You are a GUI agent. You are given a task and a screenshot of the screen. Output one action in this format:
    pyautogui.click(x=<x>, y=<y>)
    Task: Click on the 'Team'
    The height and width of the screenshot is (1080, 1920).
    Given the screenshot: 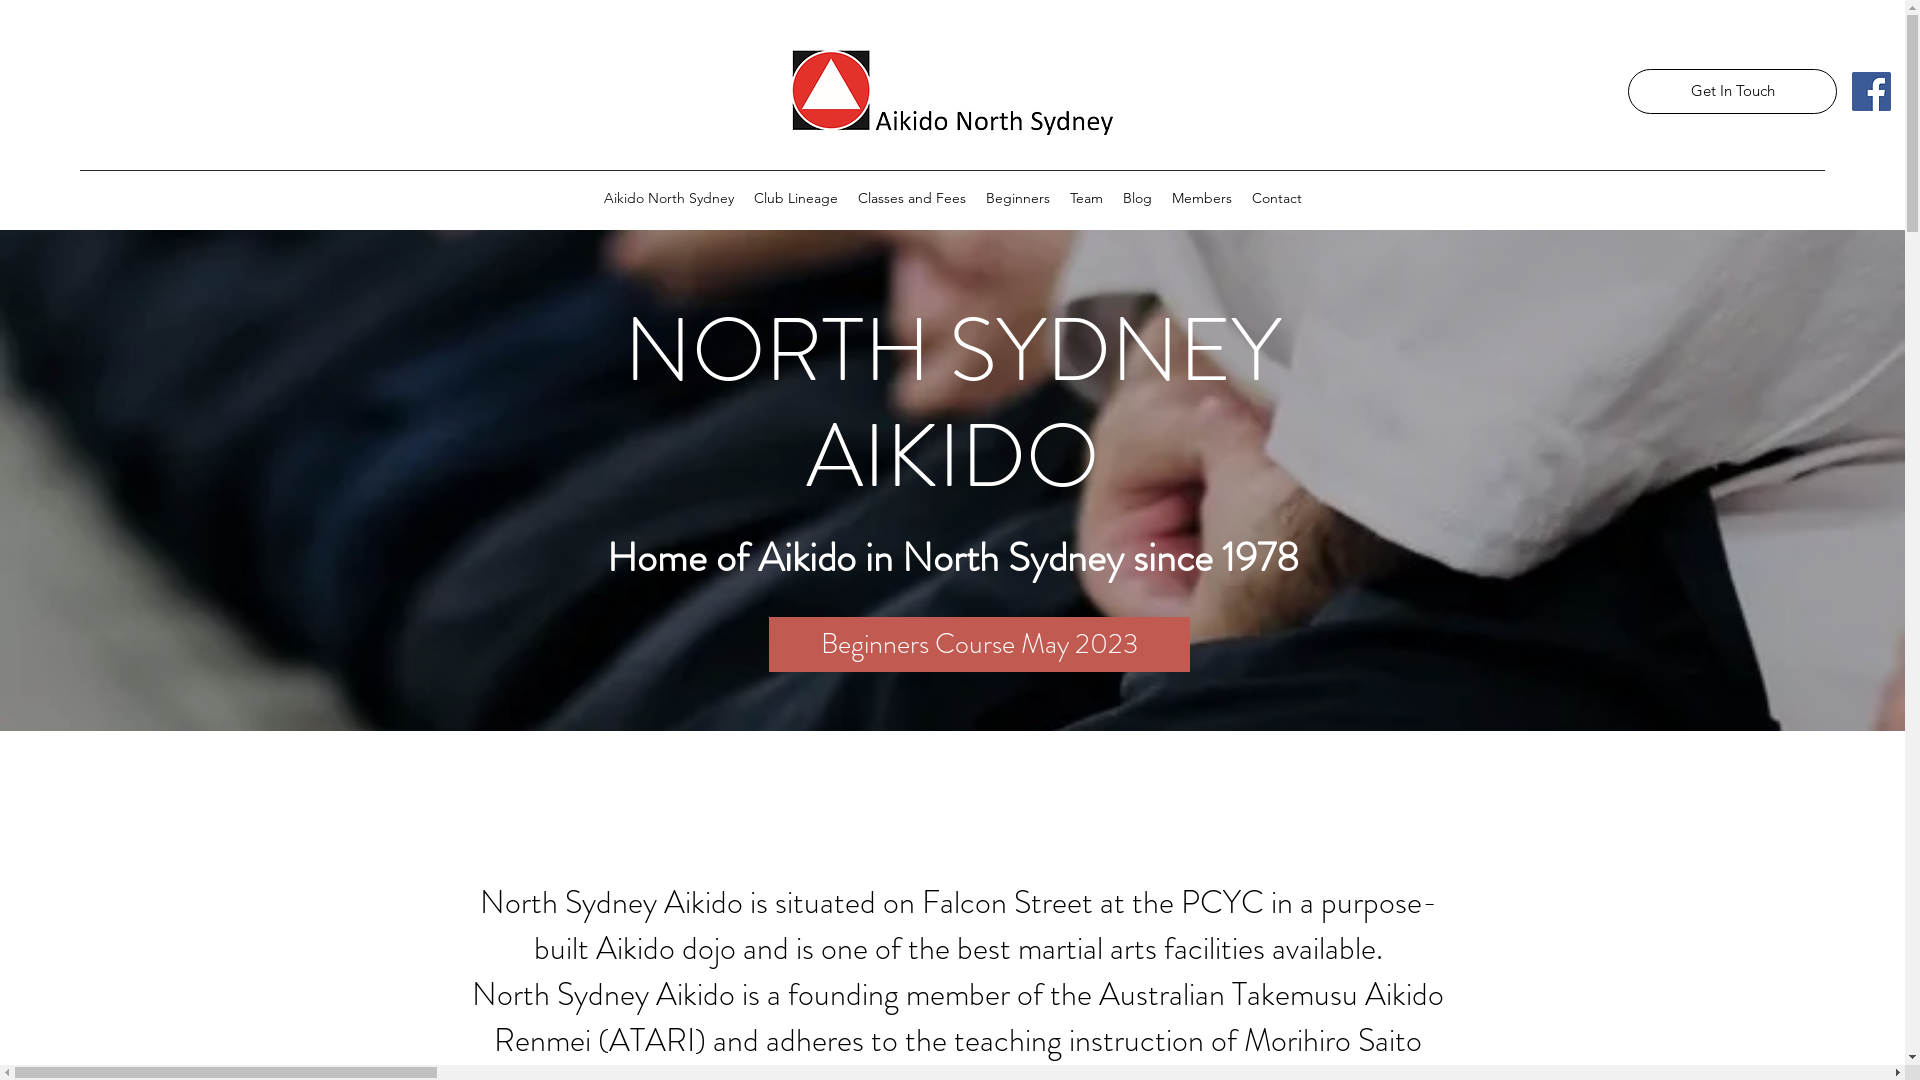 What is the action you would take?
    pyautogui.click(x=1085, y=198)
    